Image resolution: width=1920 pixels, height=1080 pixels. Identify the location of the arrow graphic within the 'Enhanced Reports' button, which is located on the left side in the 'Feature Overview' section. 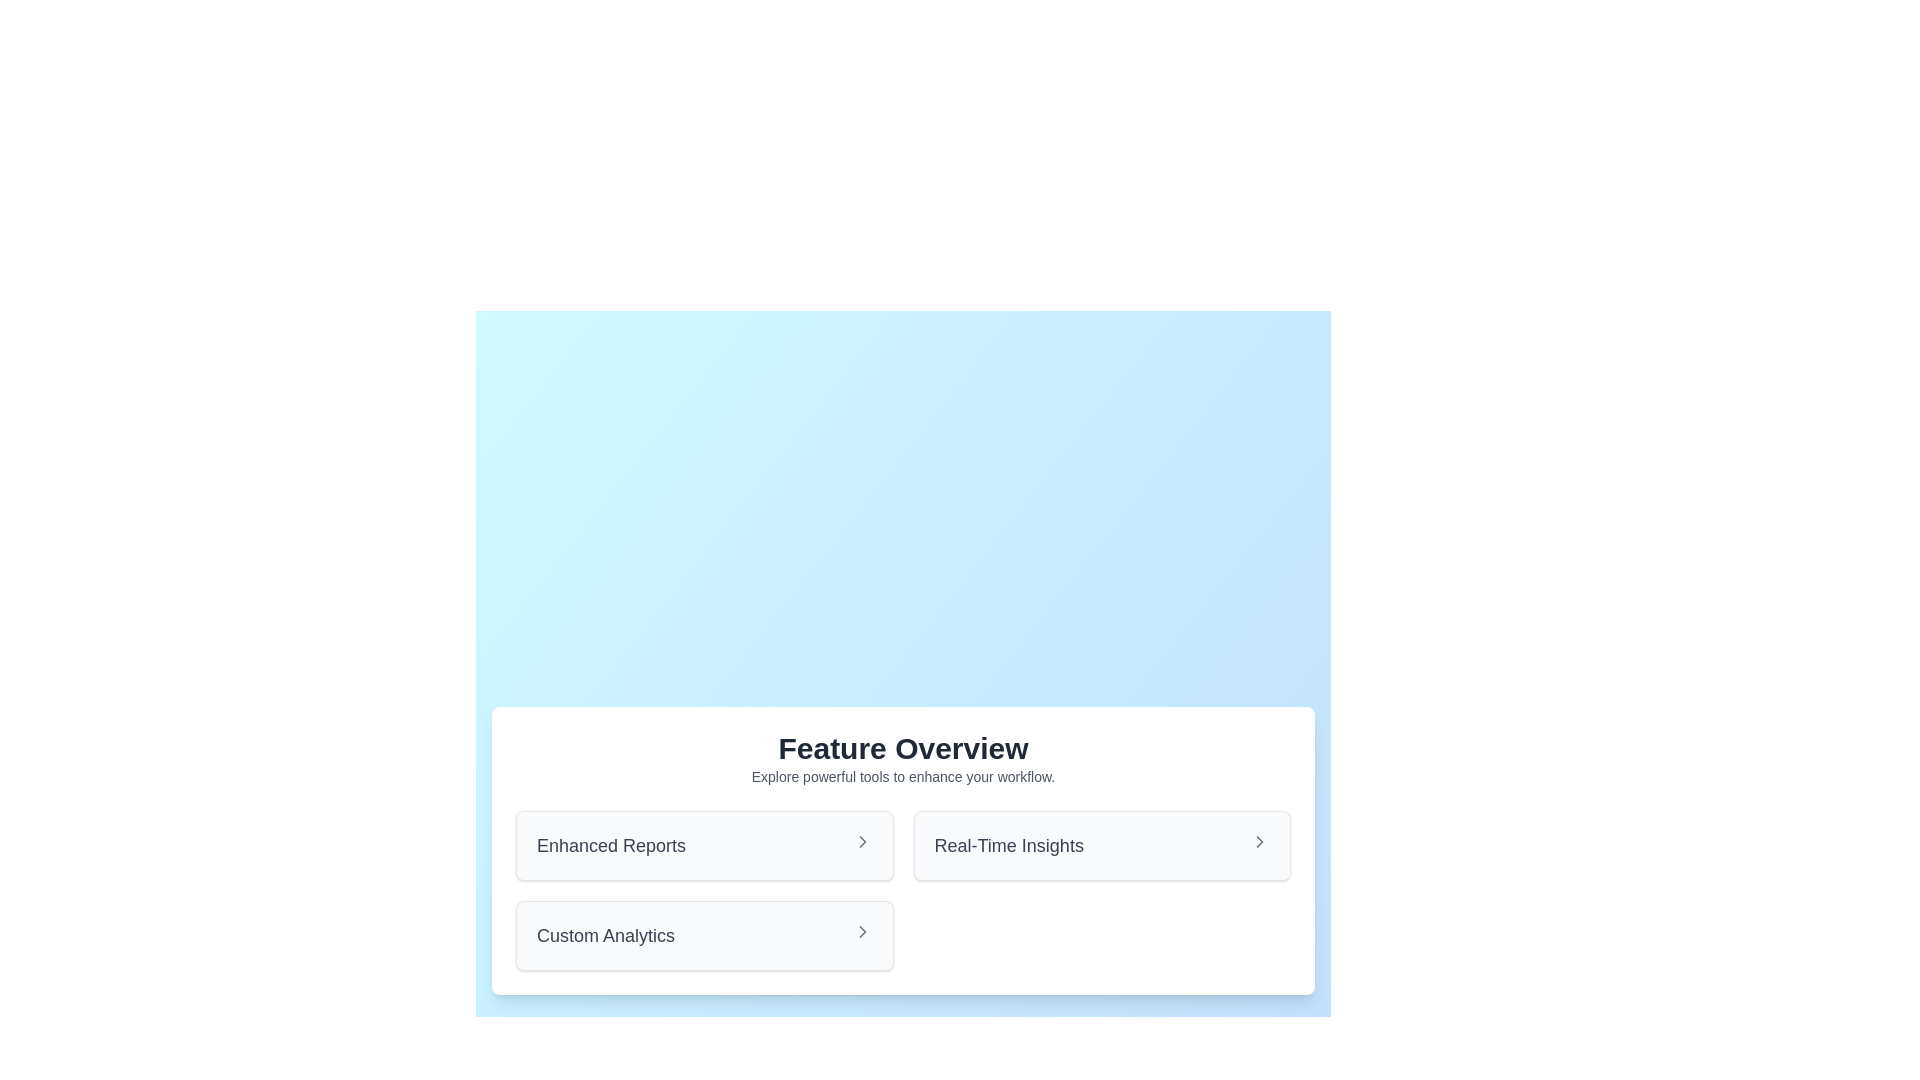
(862, 841).